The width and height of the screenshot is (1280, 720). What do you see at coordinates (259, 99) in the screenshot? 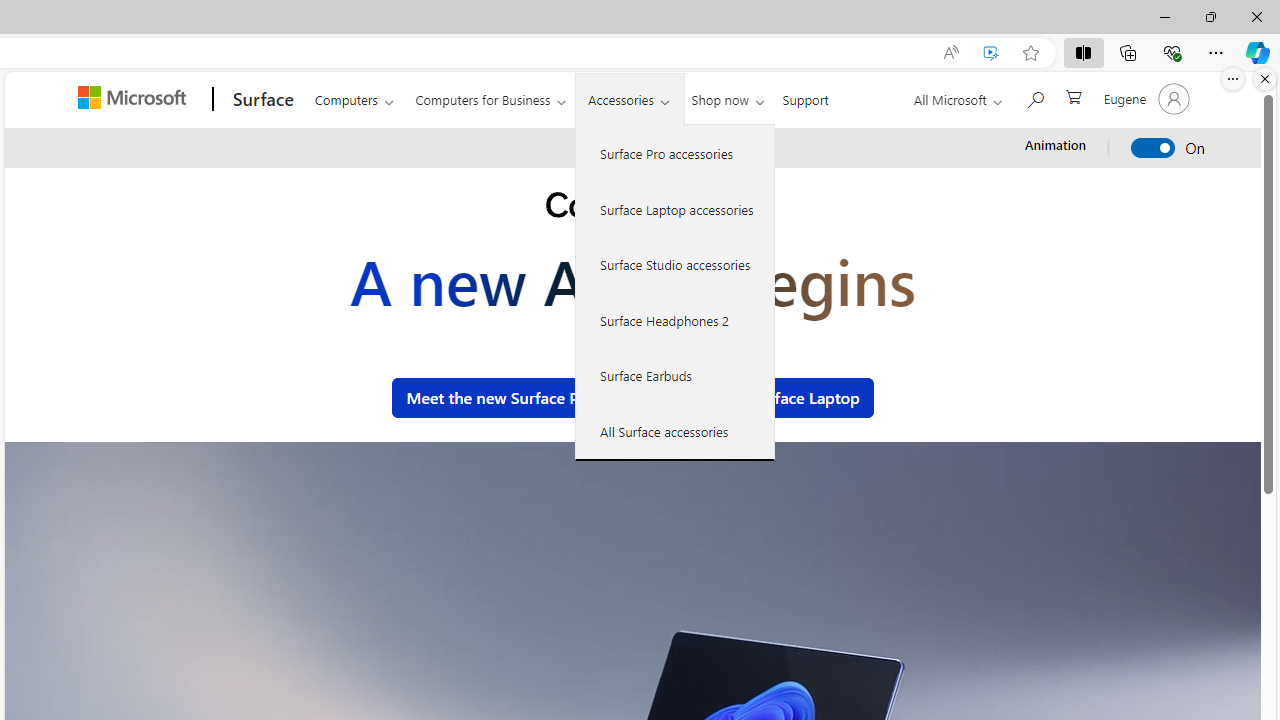
I see `'Surface'` at bounding box center [259, 99].